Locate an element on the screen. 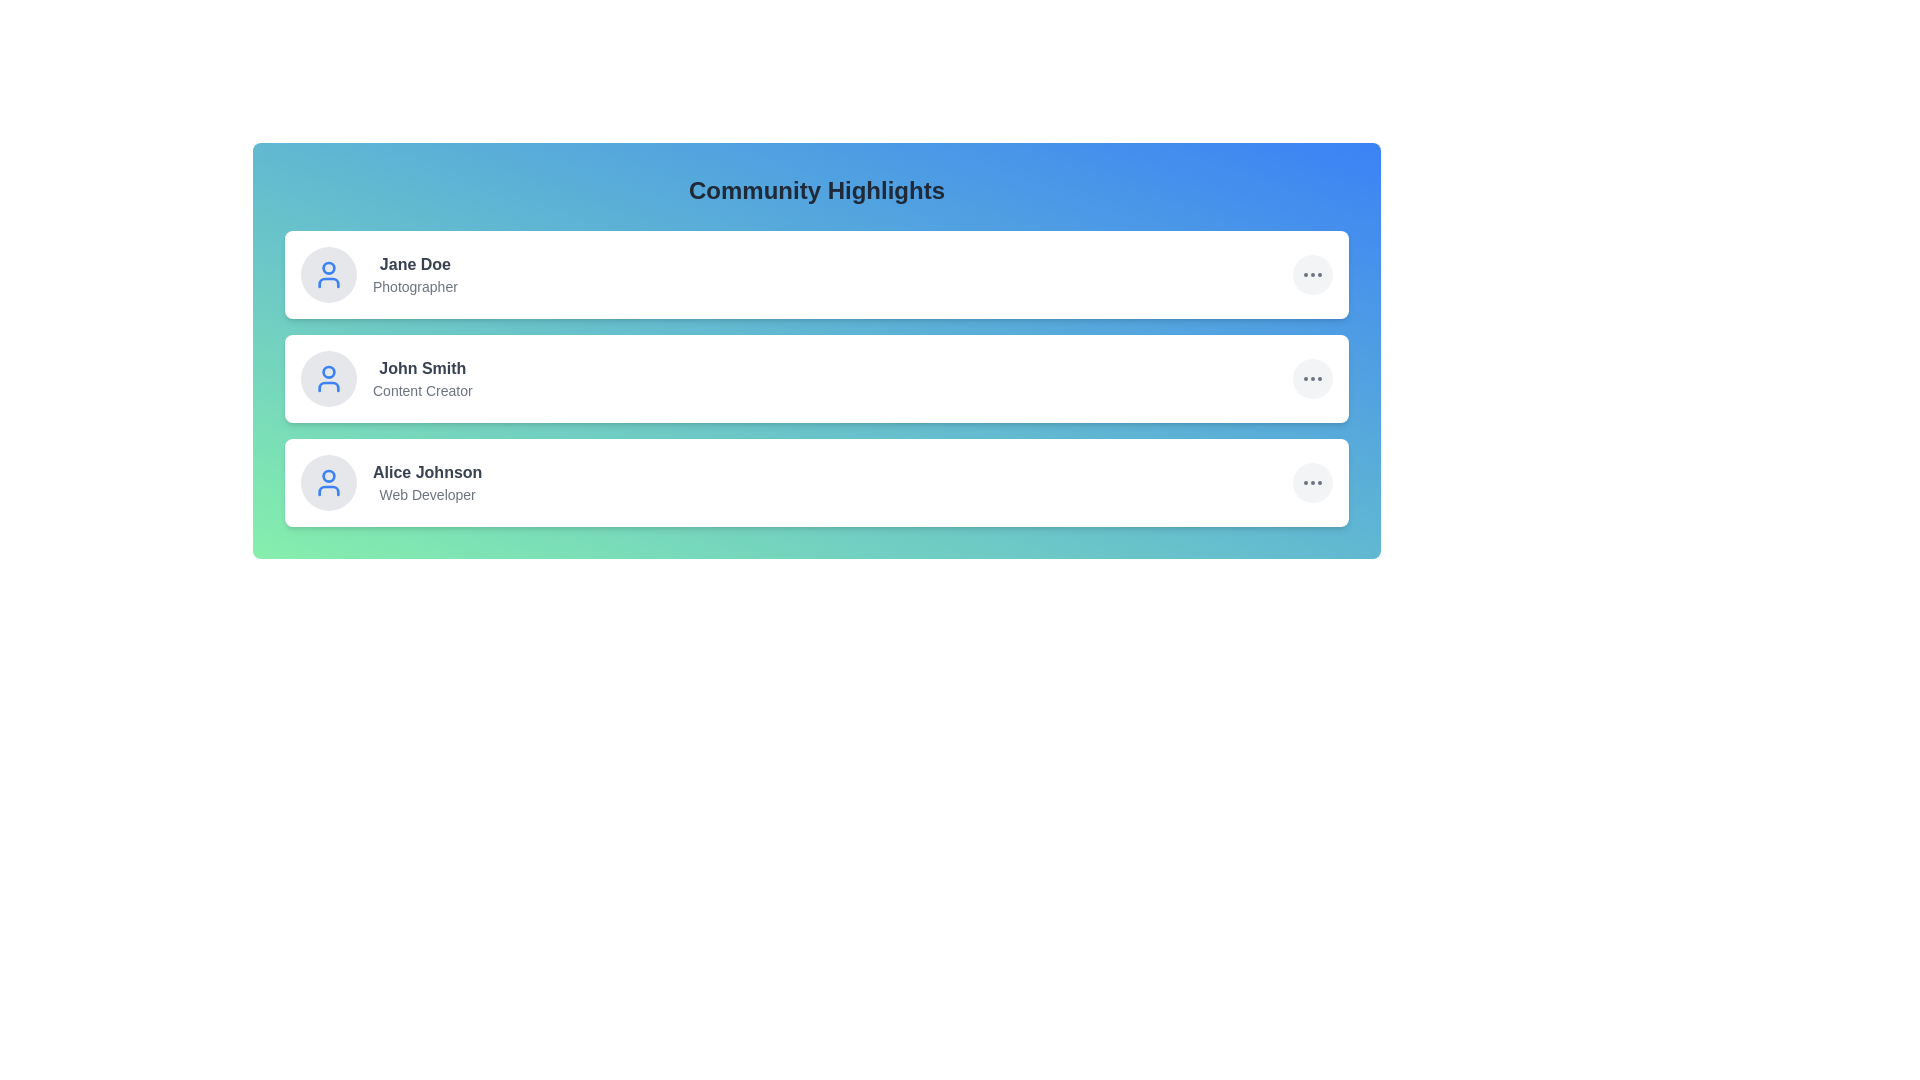 Image resolution: width=1920 pixels, height=1080 pixels. the Text Label that reads 'Content Creator', which is located below 'John Smith' in the 'Community Highlights' section is located at coordinates (421, 390).